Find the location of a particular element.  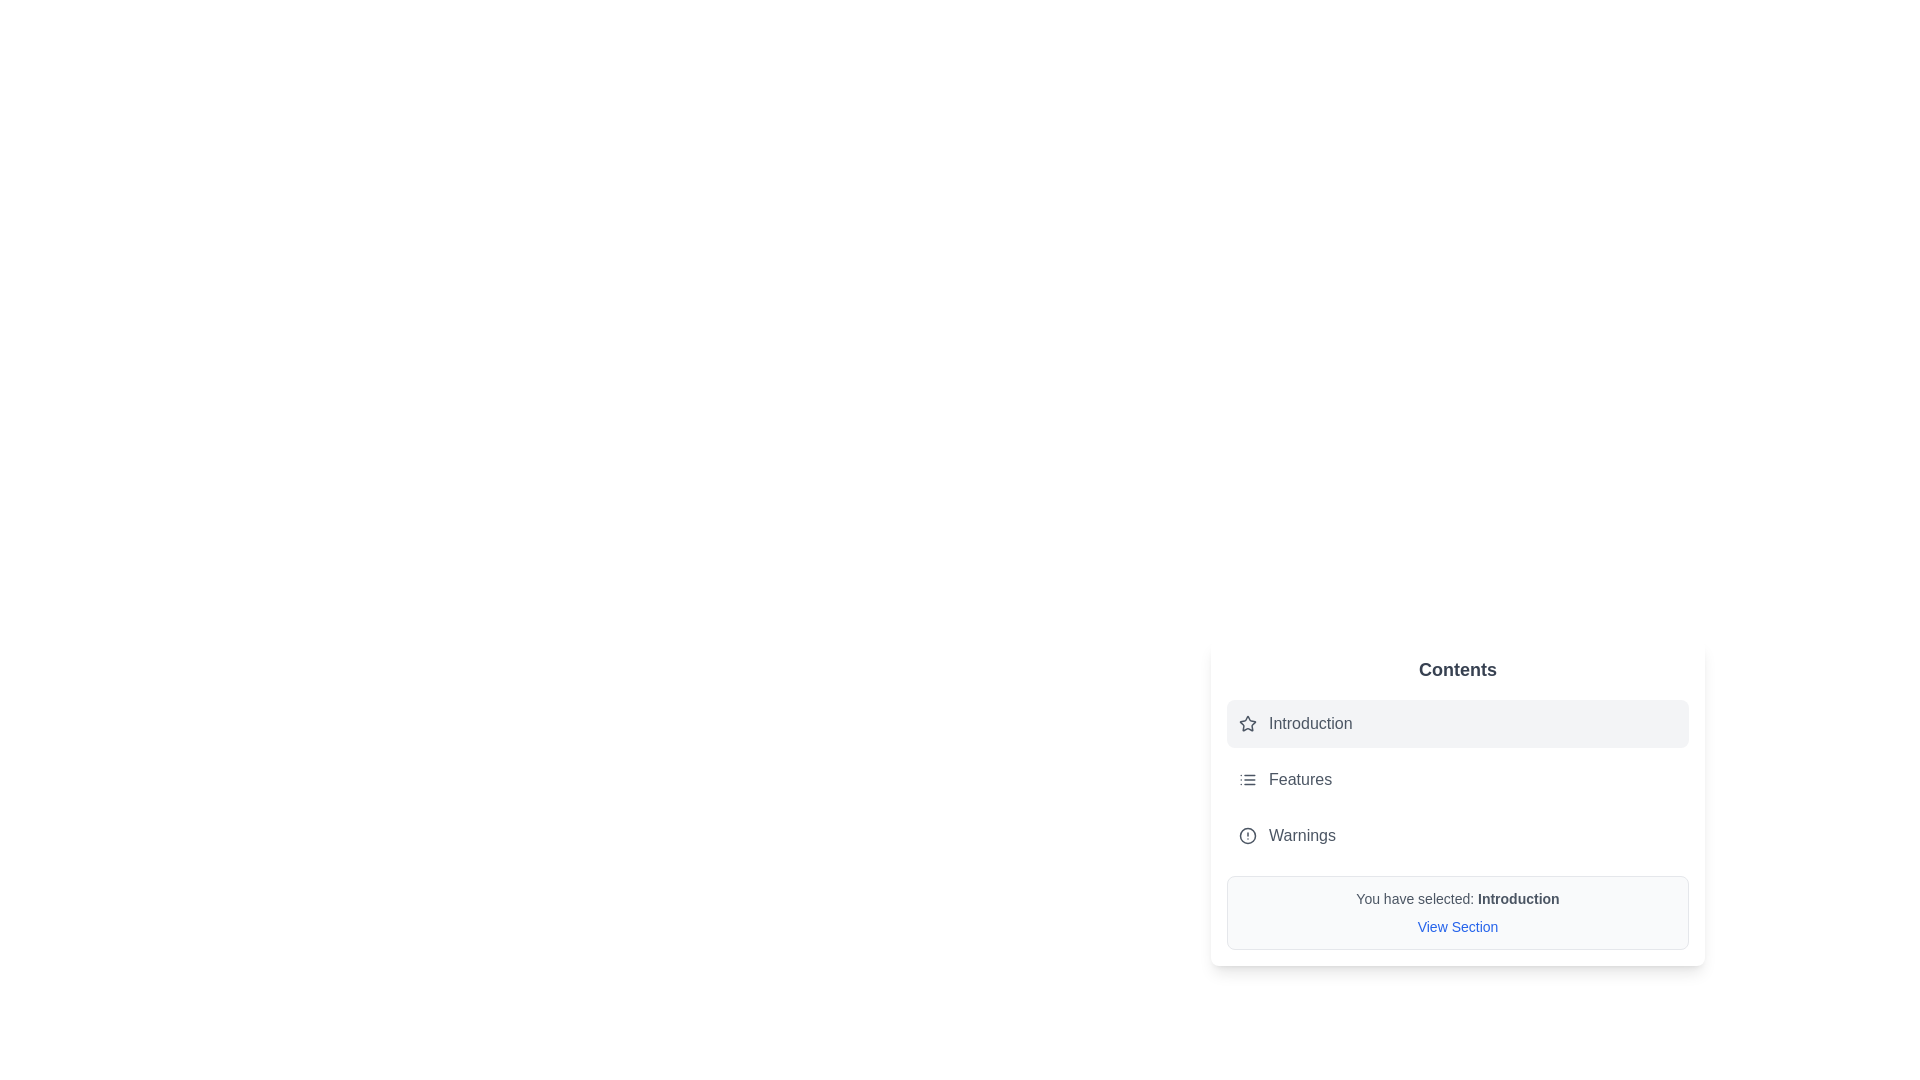

the SVG icon representing a list or menu, which is part of the 'Features' option located to the left of the text label 'Features' is located at coordinates (1247, 778).